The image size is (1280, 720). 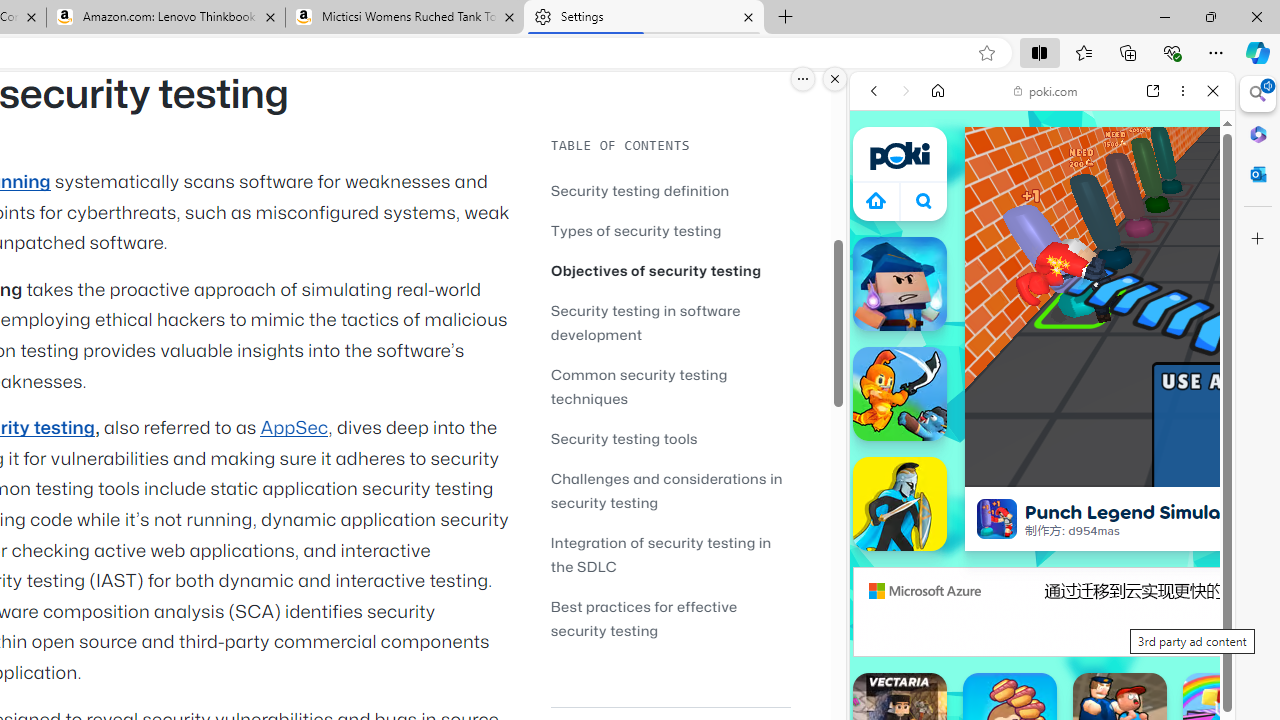 What do you see at coordinates (898, 393) in the screenshot?
I see `'Sword Masters'` at bounding box center [898, 393].